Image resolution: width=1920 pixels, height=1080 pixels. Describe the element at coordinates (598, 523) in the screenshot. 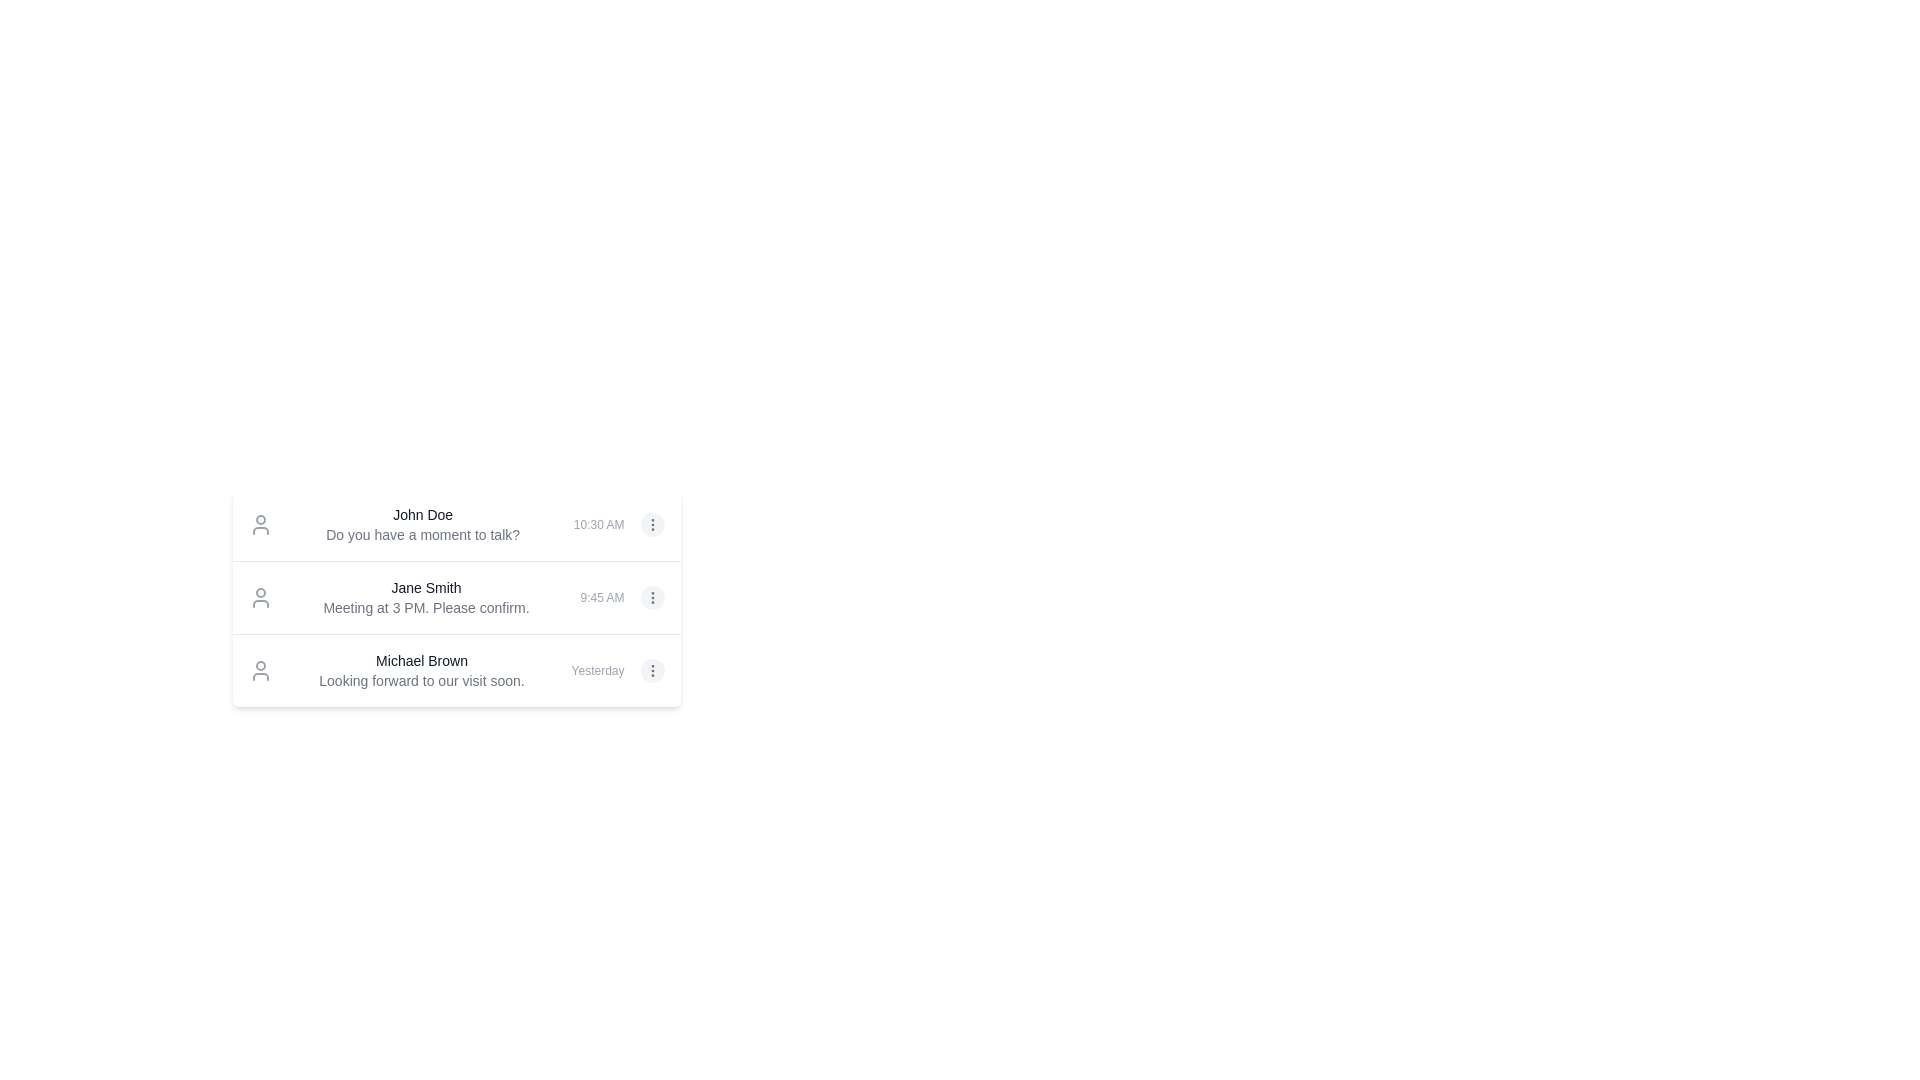

I see `the Text label indicating the time associated with the message entry, which is positioned to the right of the message text 'Do you have a moment to talk?' and aligned vertically with the sender's name 'John Doe.'` at that location.